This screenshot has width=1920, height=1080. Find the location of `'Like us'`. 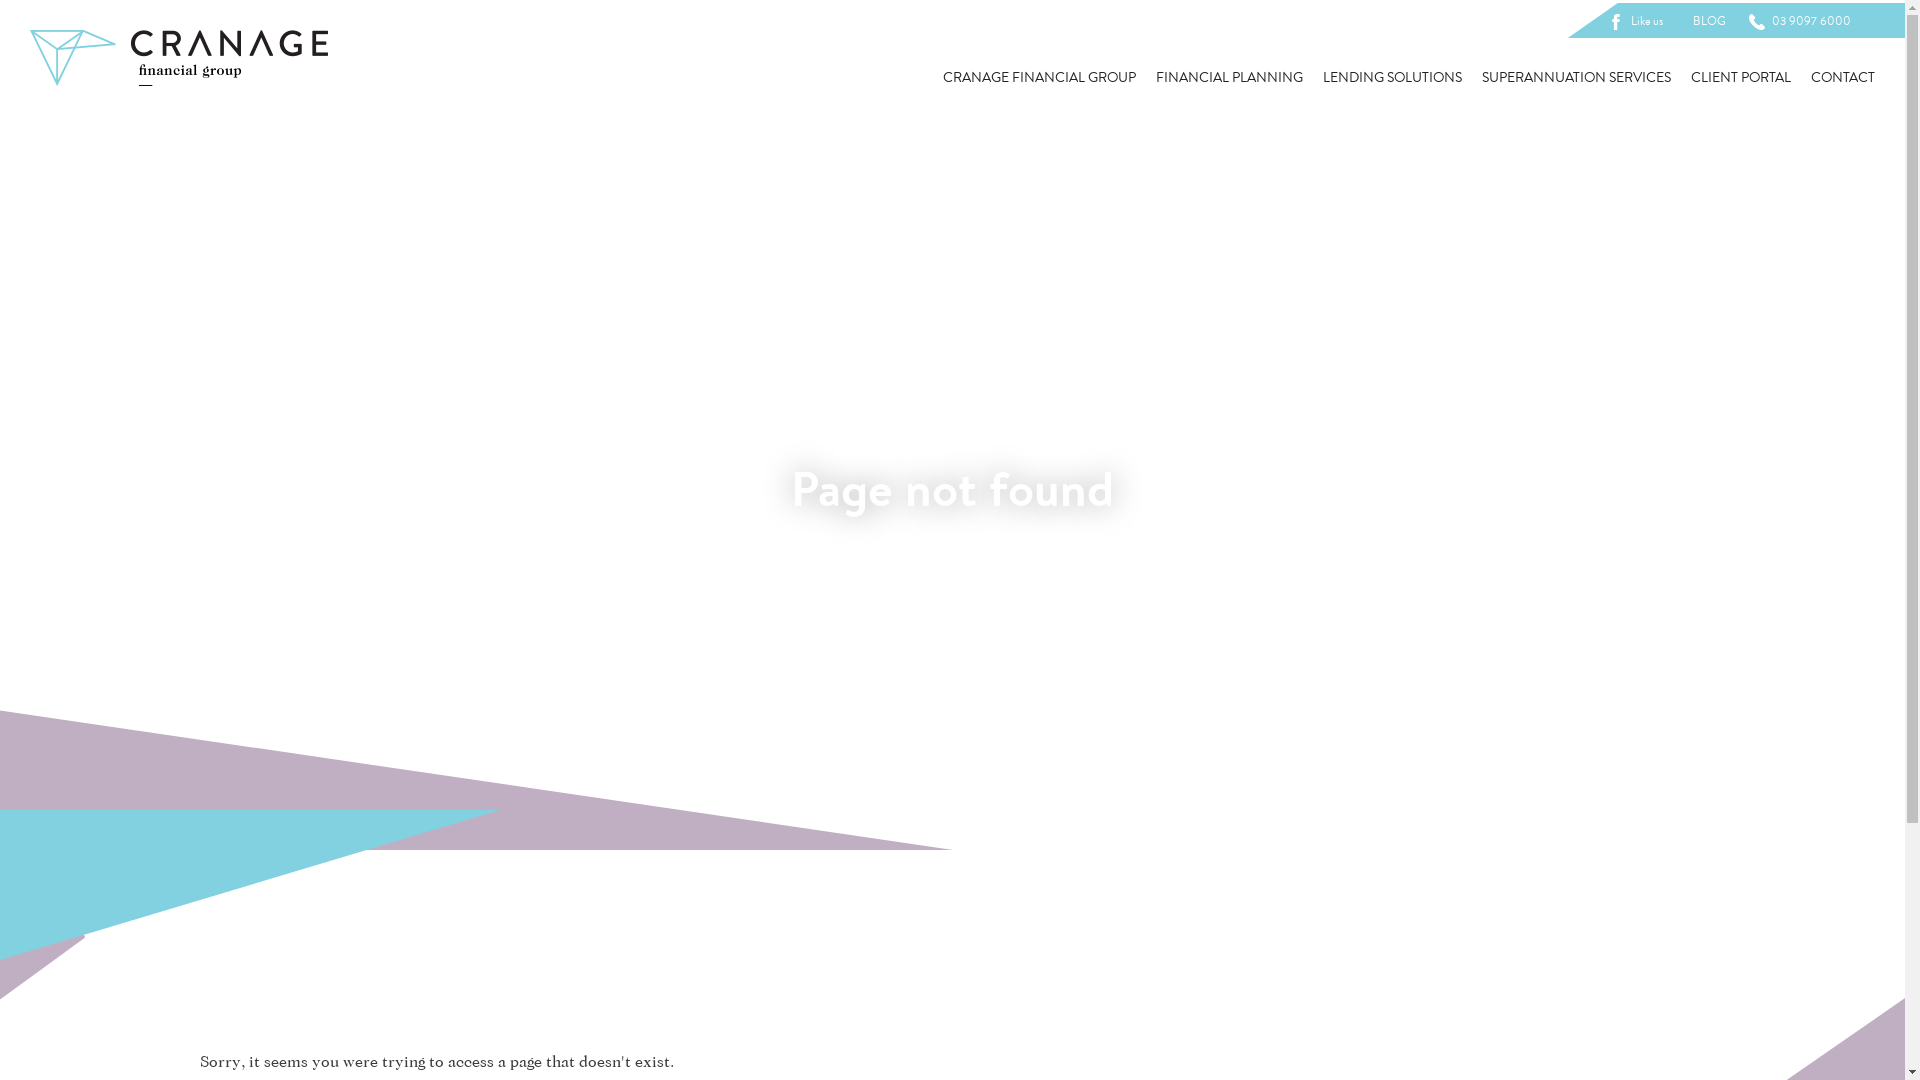

'Like us' is located at coordinates (1638, 20).